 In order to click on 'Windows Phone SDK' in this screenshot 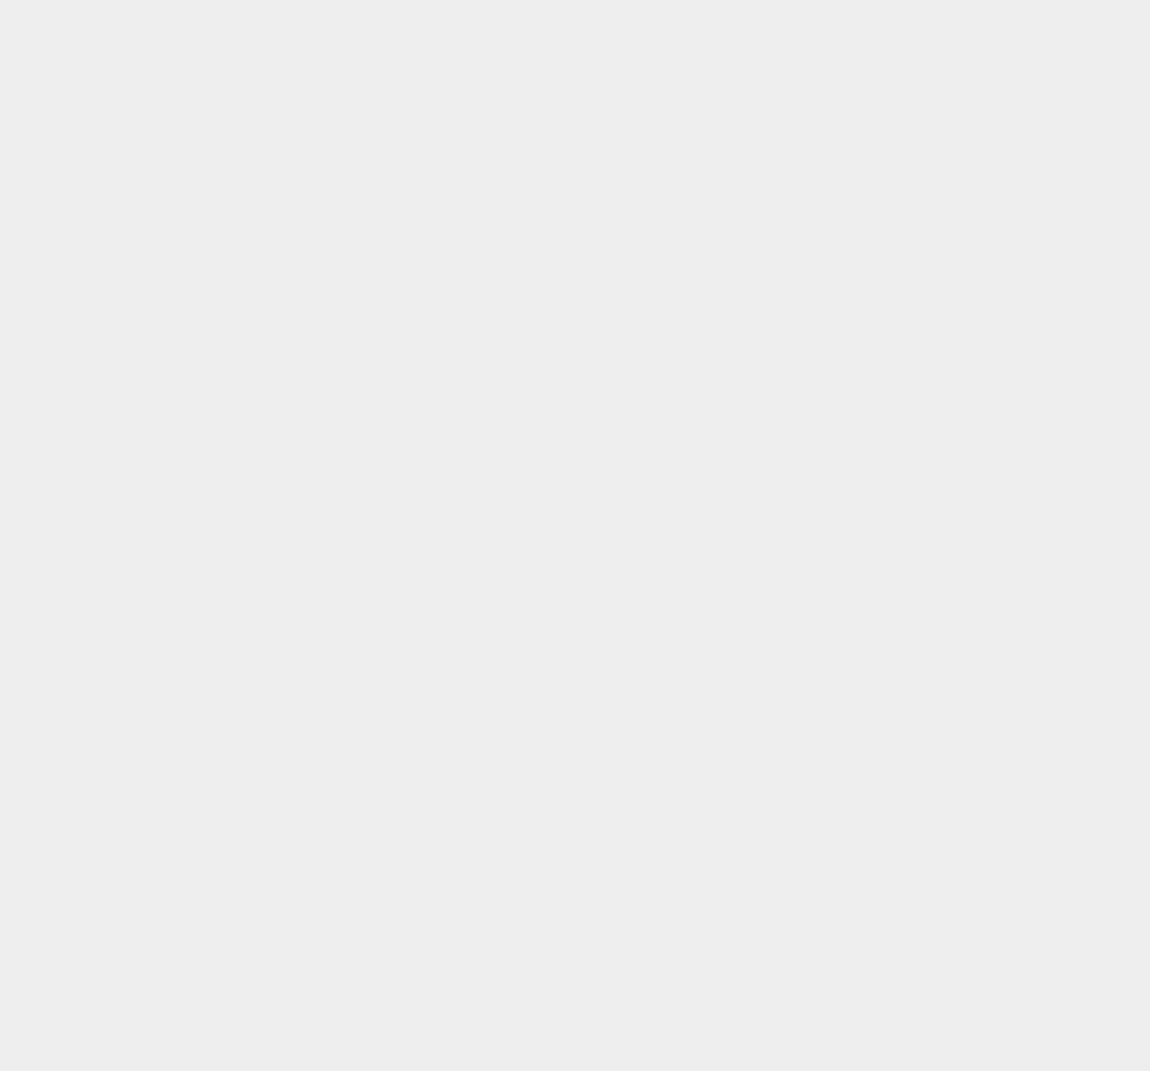, I will do `click(877, 518)`.